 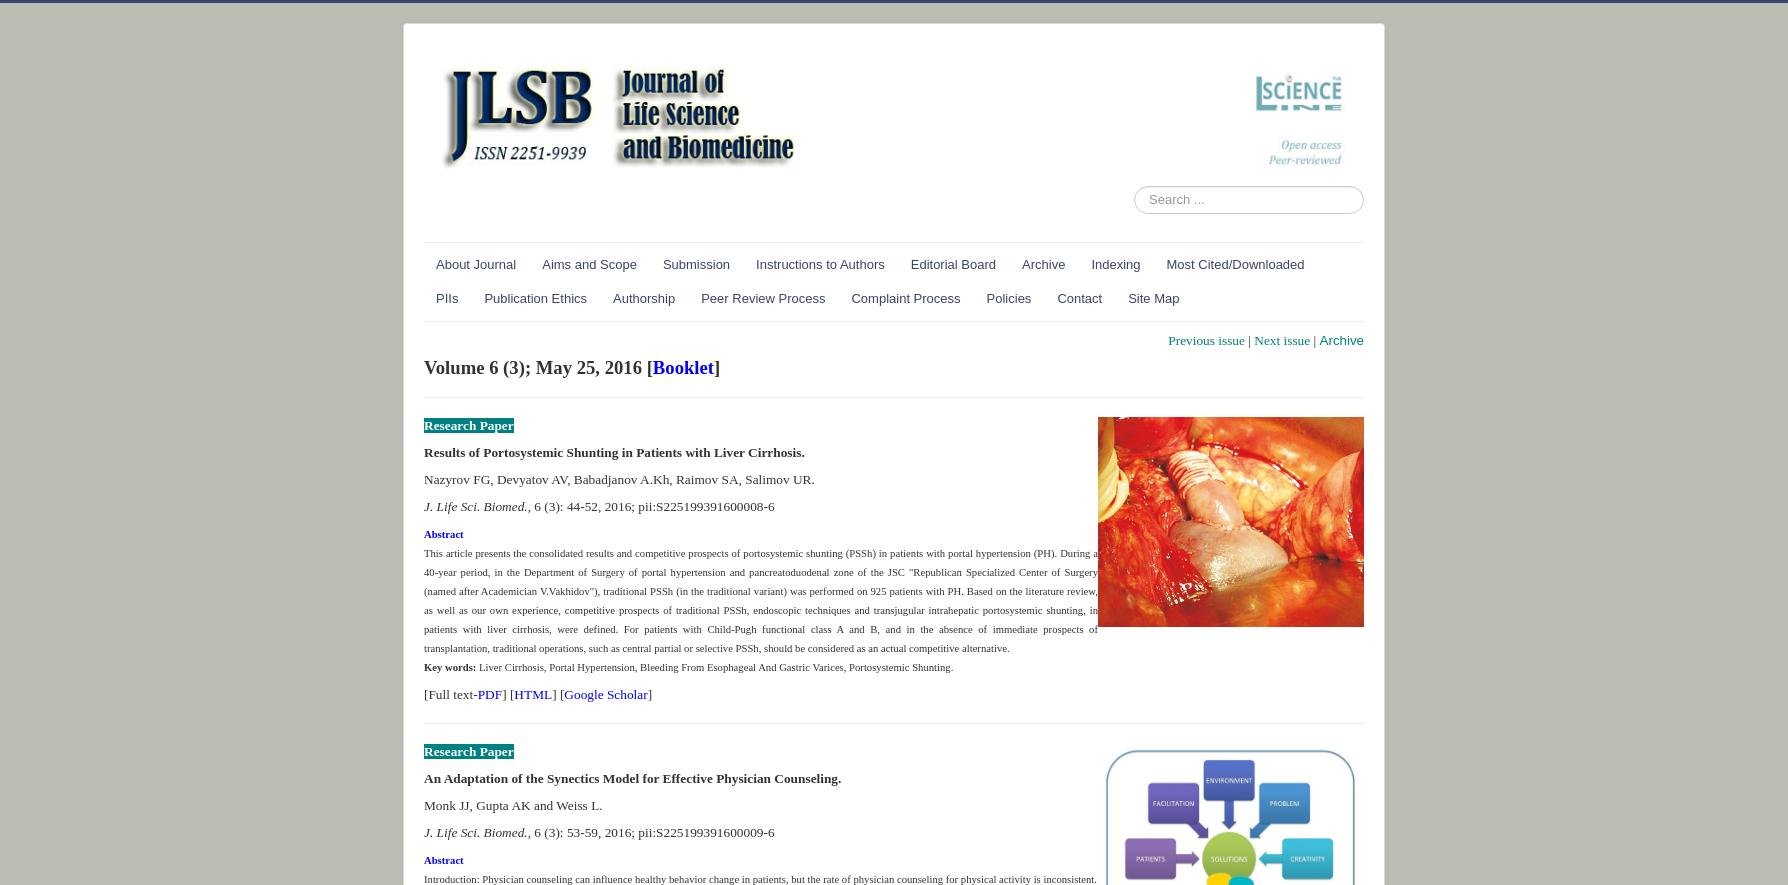 I want to click on 'Key words:', so click(x=450, y=666).